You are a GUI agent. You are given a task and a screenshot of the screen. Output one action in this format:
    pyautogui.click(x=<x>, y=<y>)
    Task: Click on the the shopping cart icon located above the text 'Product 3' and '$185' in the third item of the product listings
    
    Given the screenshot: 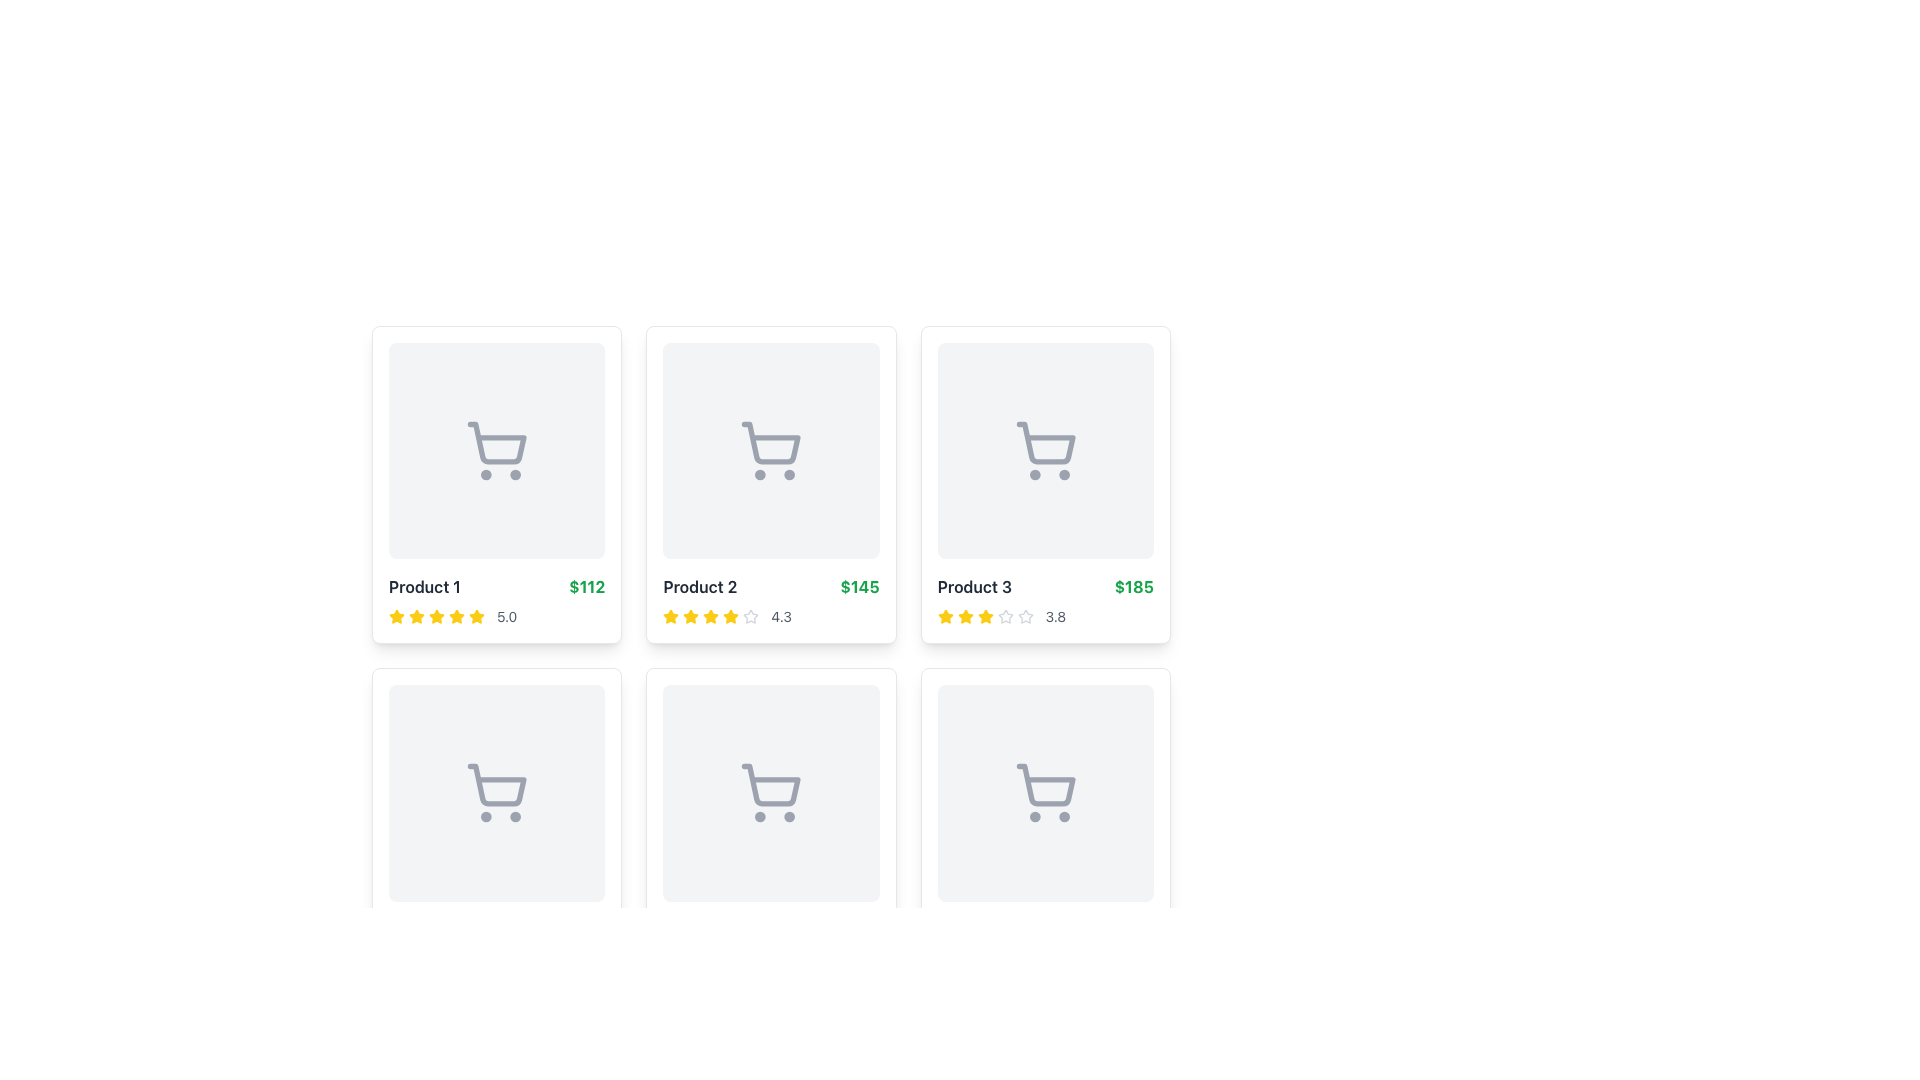 What is the action you would take?
    pyautogui.click(x=1045, y=442)
    